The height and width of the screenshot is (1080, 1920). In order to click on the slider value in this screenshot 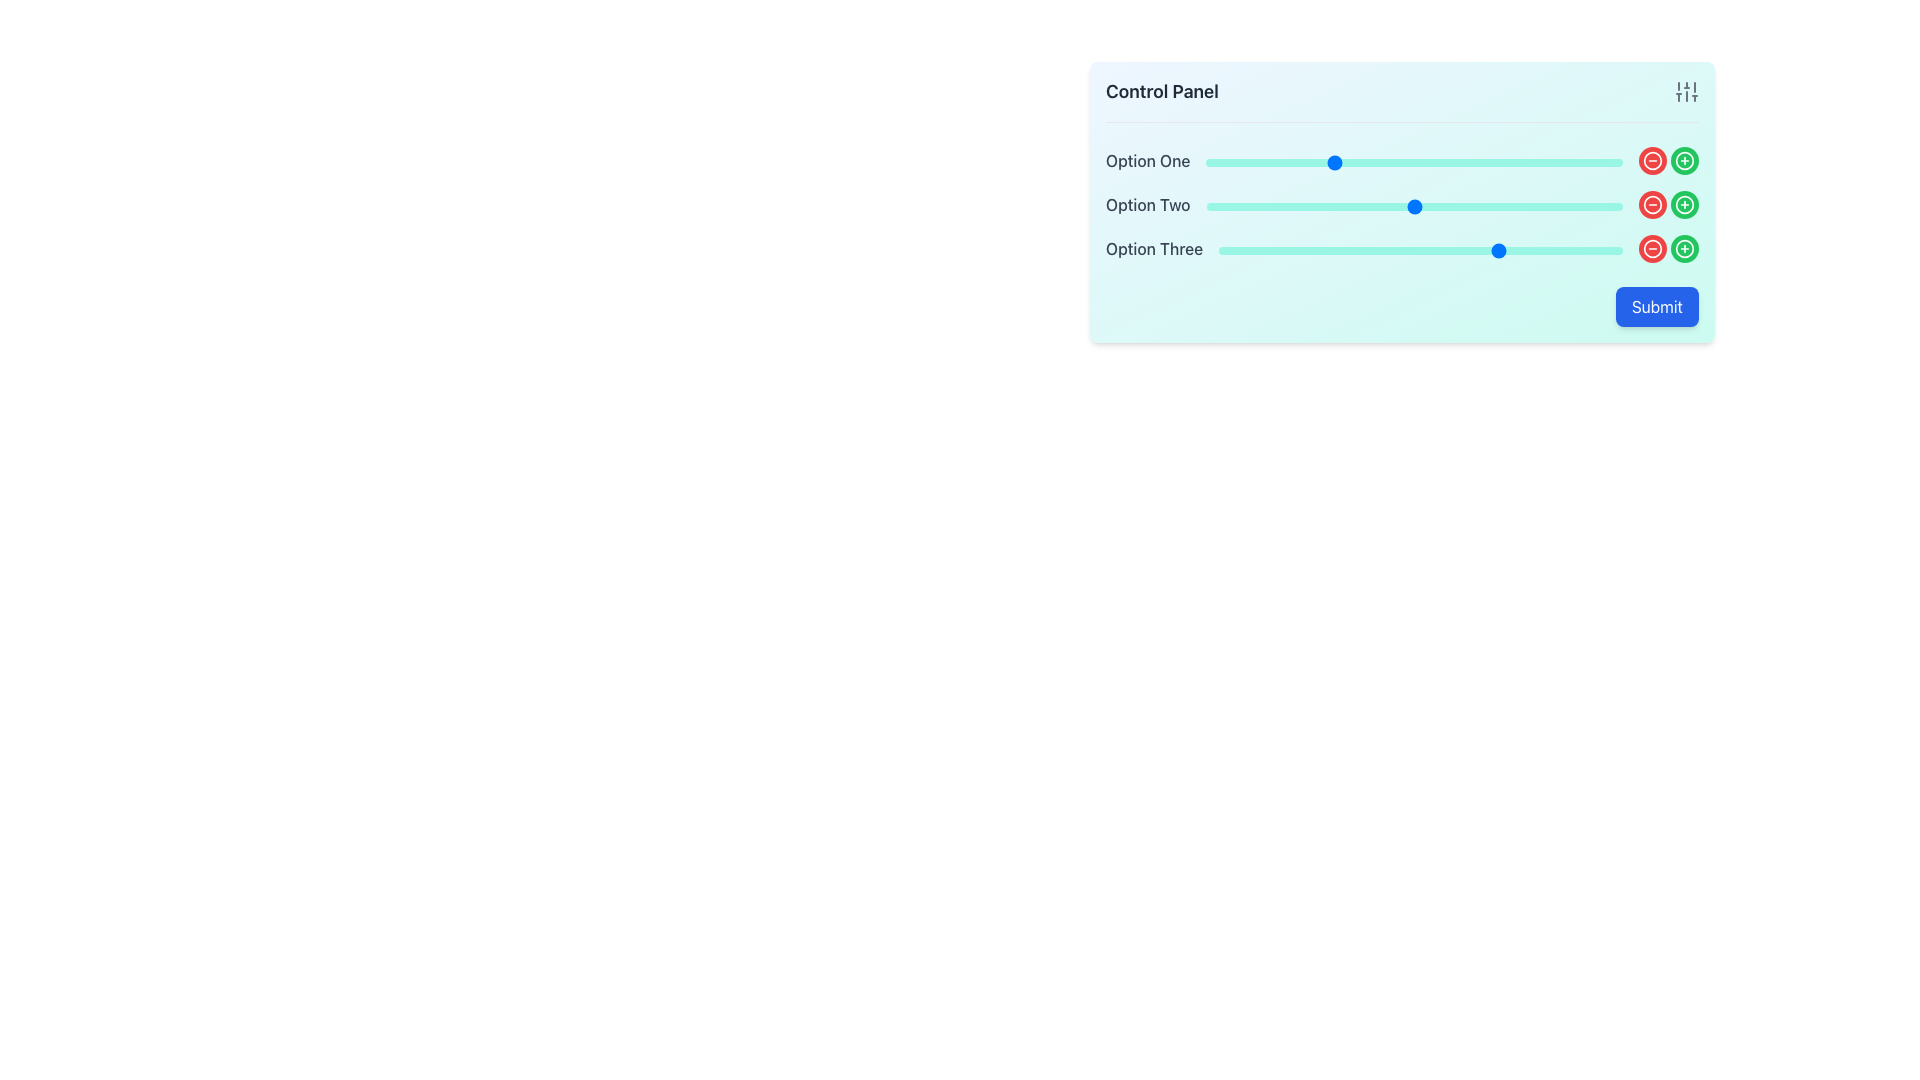, I will do `click(1449, 249)`.